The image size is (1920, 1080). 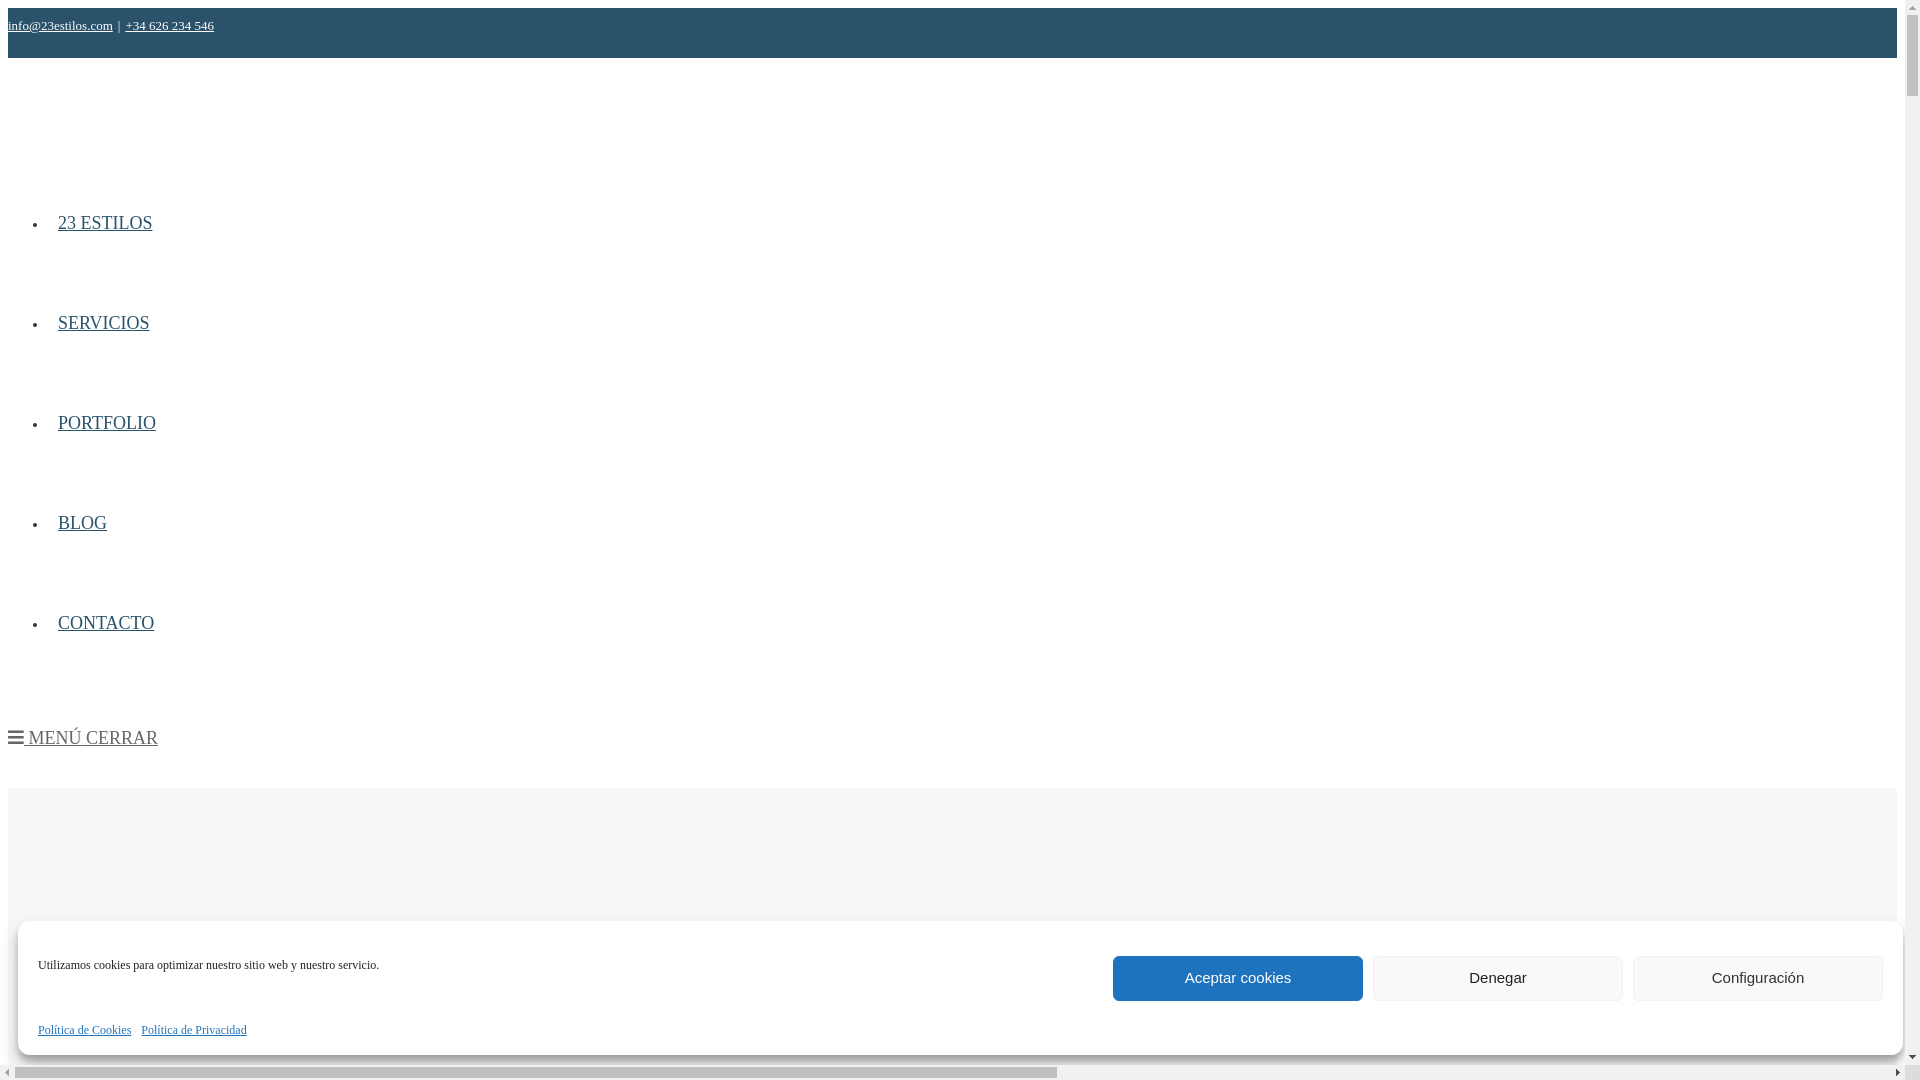 I want to click on 'info@23estilos.com', so click(x=60, y=25).